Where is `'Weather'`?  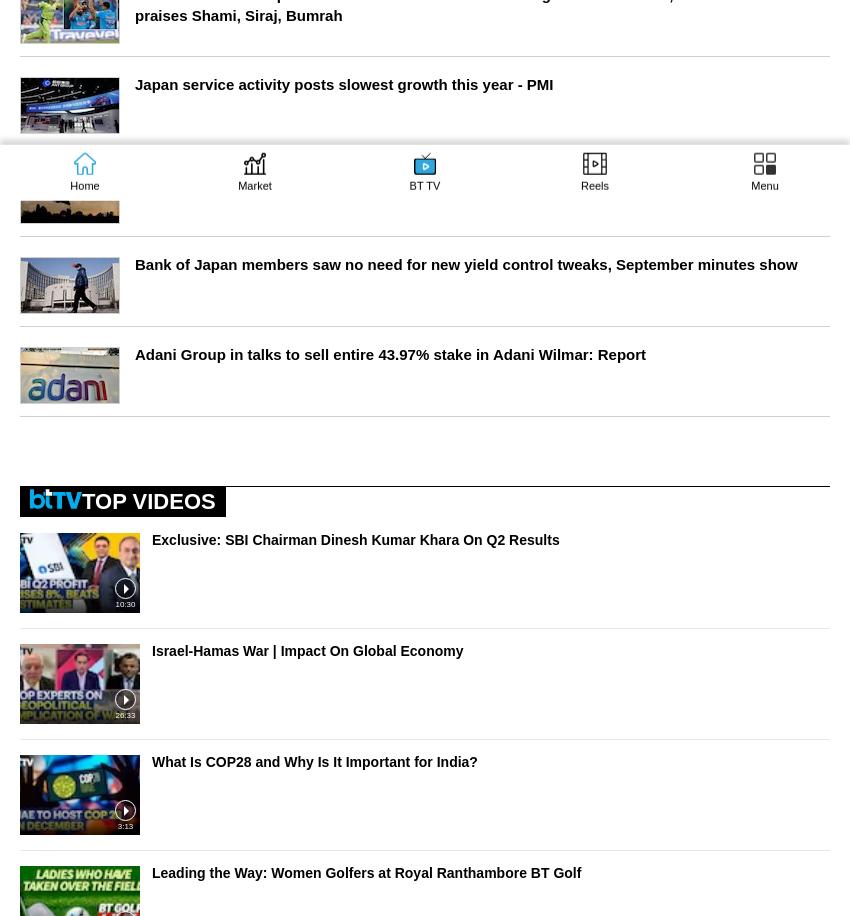
'Weather' is located at coordinates (49, 825).